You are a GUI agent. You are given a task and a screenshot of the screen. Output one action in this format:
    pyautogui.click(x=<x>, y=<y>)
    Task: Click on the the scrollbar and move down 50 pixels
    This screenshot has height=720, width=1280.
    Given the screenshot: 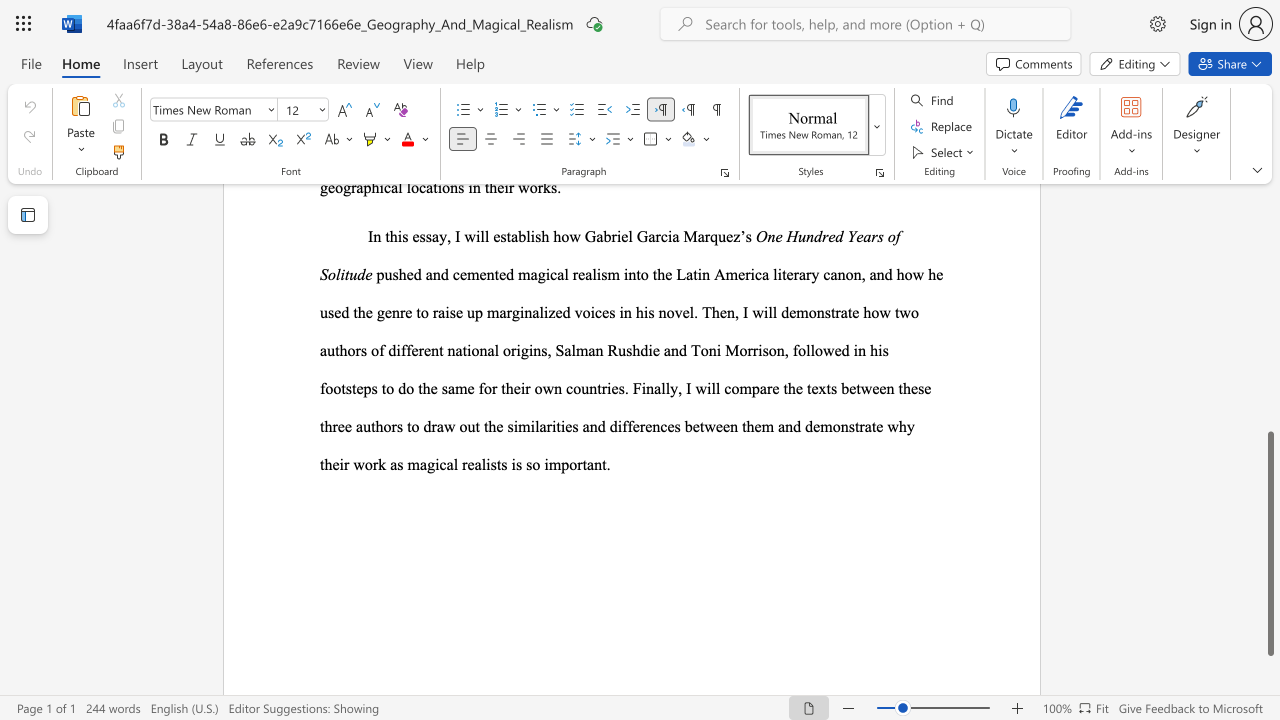 What is the action you would take?
    pyautogui.click(x=1269, y=543)
    